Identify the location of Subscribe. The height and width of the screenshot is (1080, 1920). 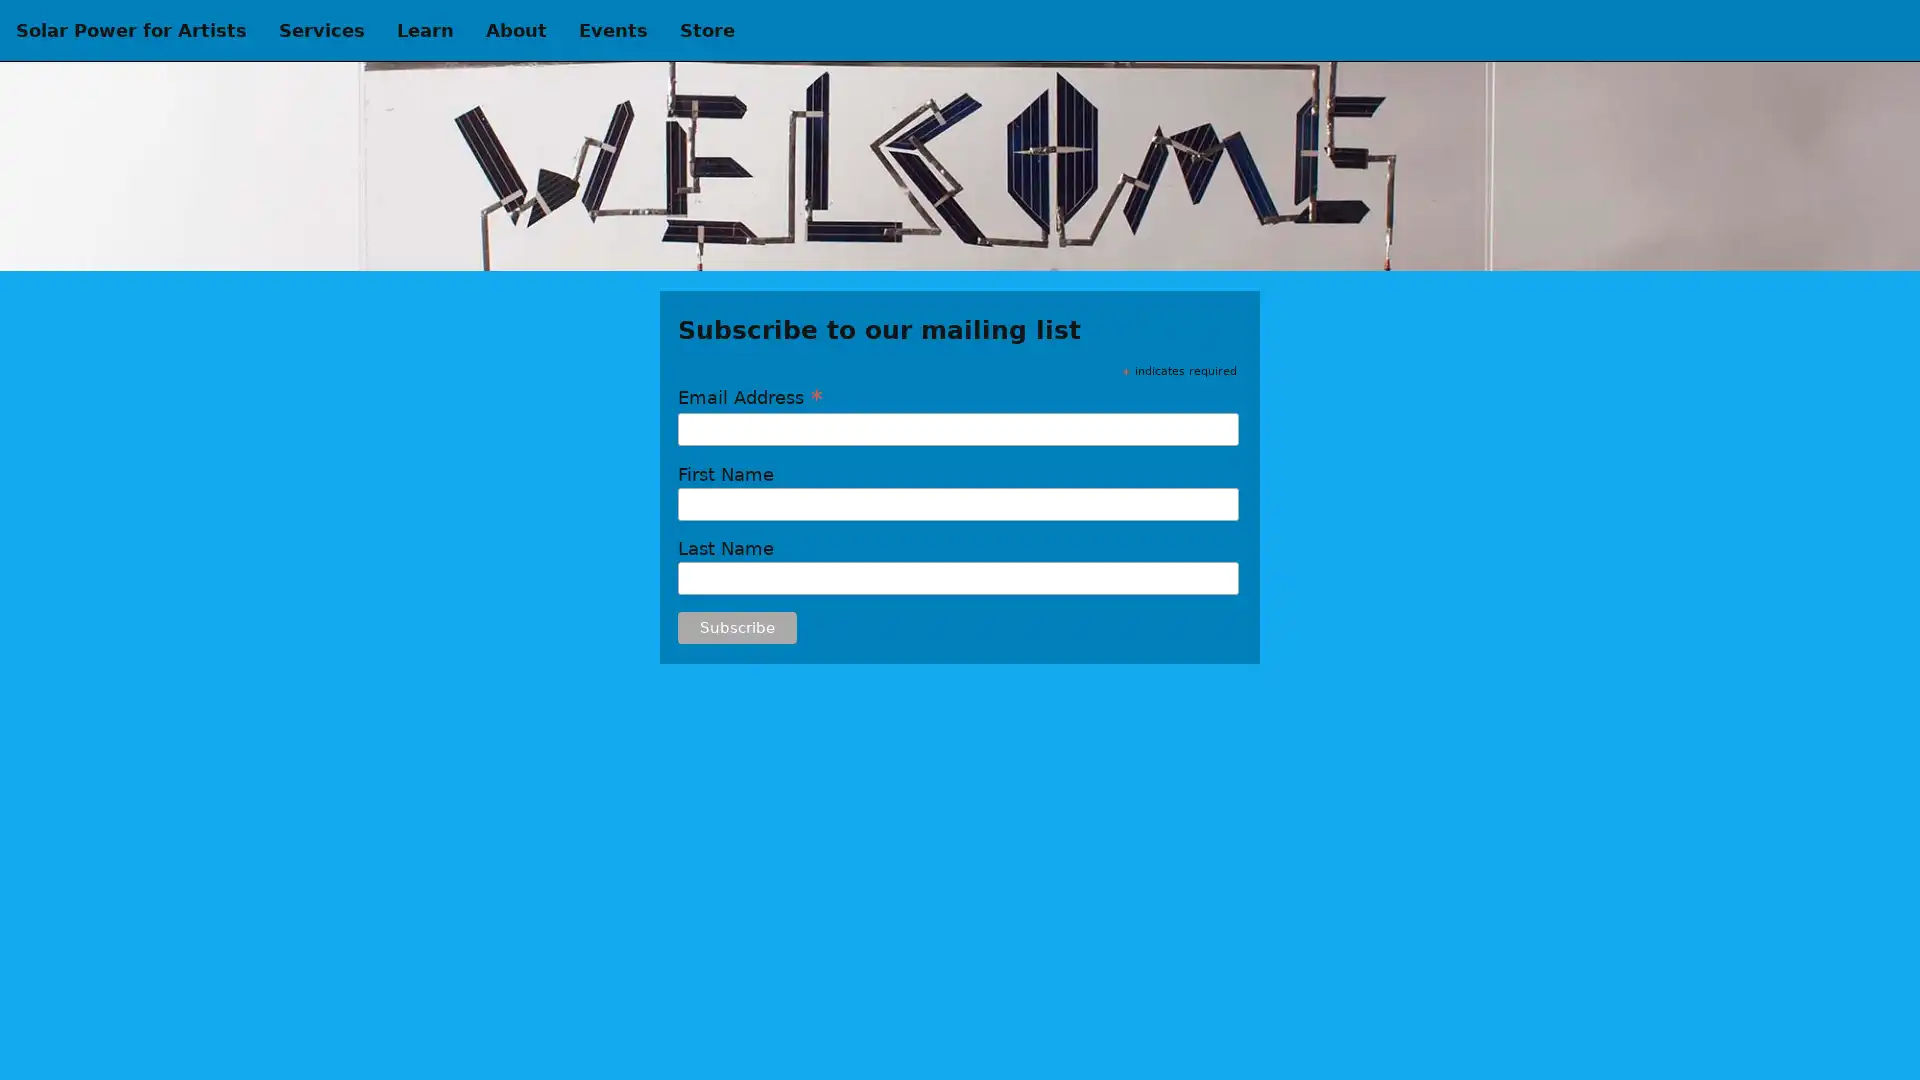
(736, 627).